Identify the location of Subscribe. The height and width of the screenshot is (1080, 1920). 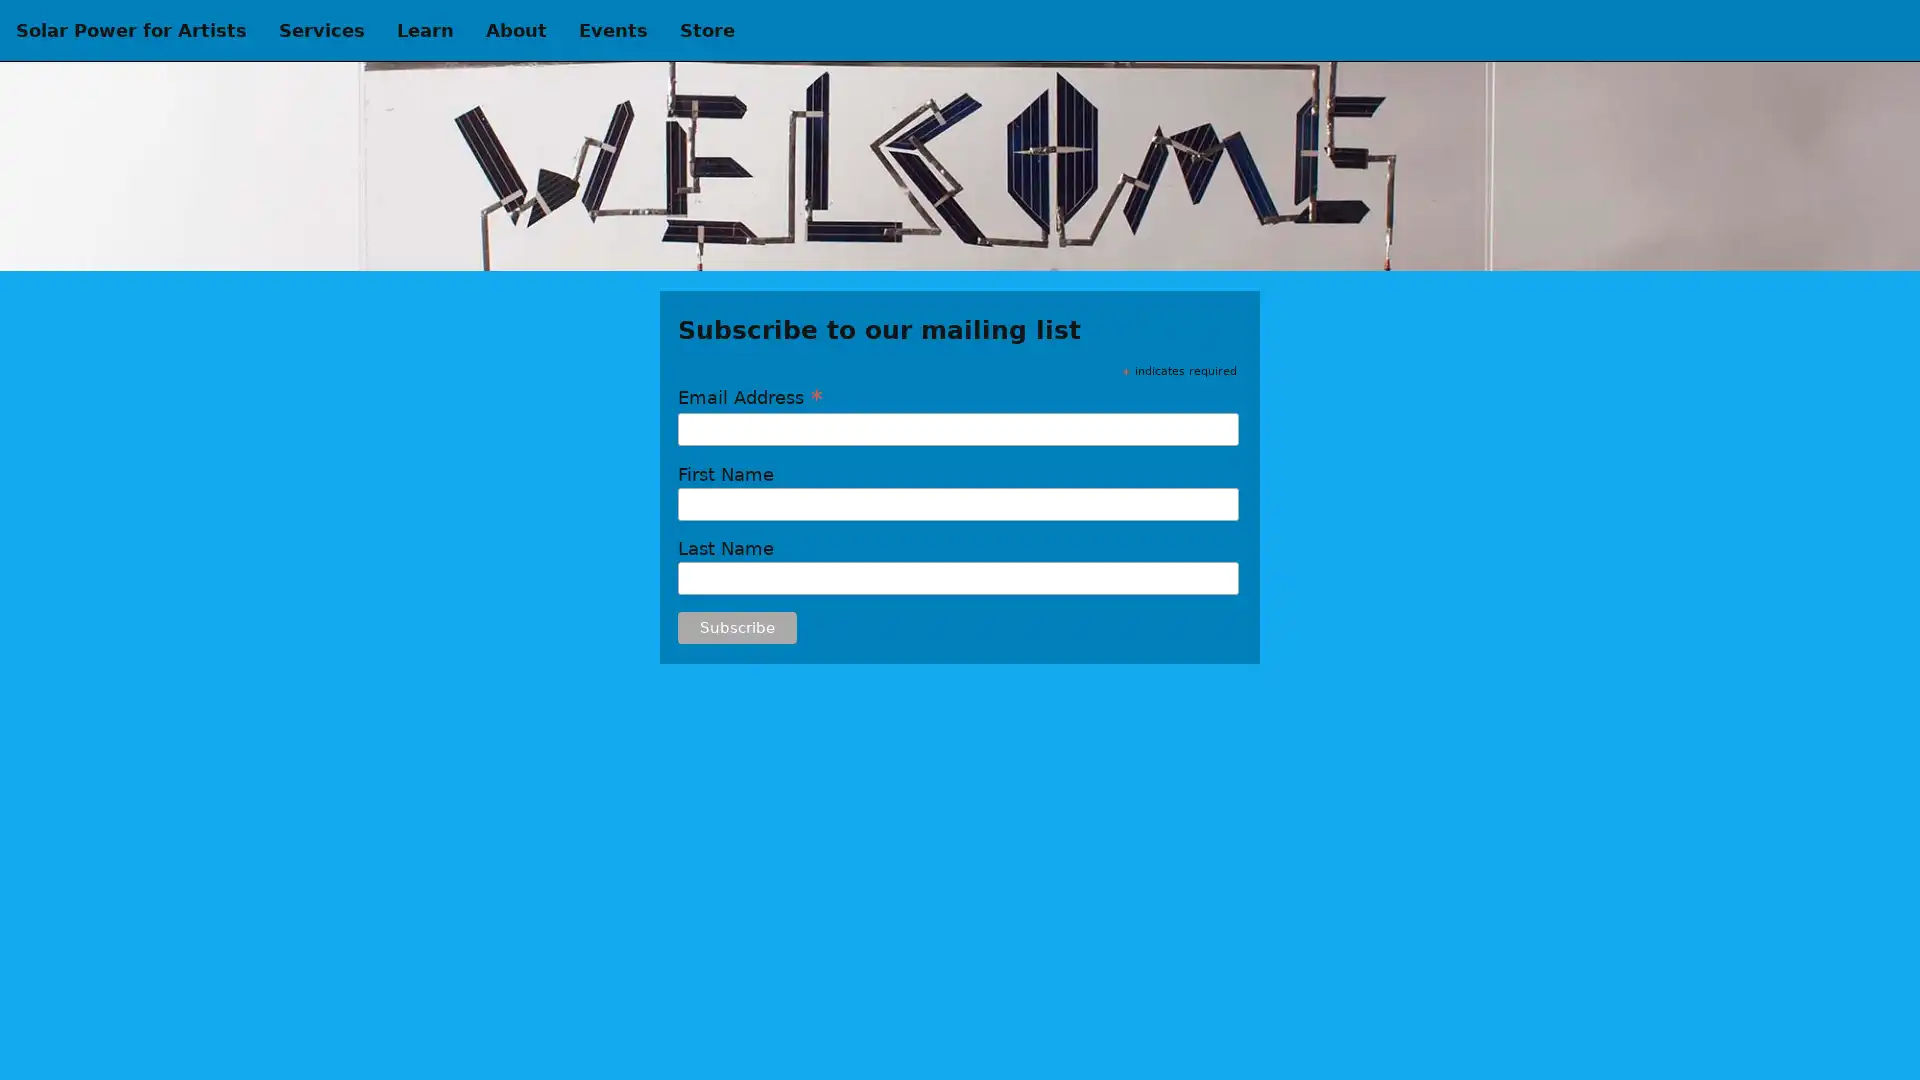
(736, 627).